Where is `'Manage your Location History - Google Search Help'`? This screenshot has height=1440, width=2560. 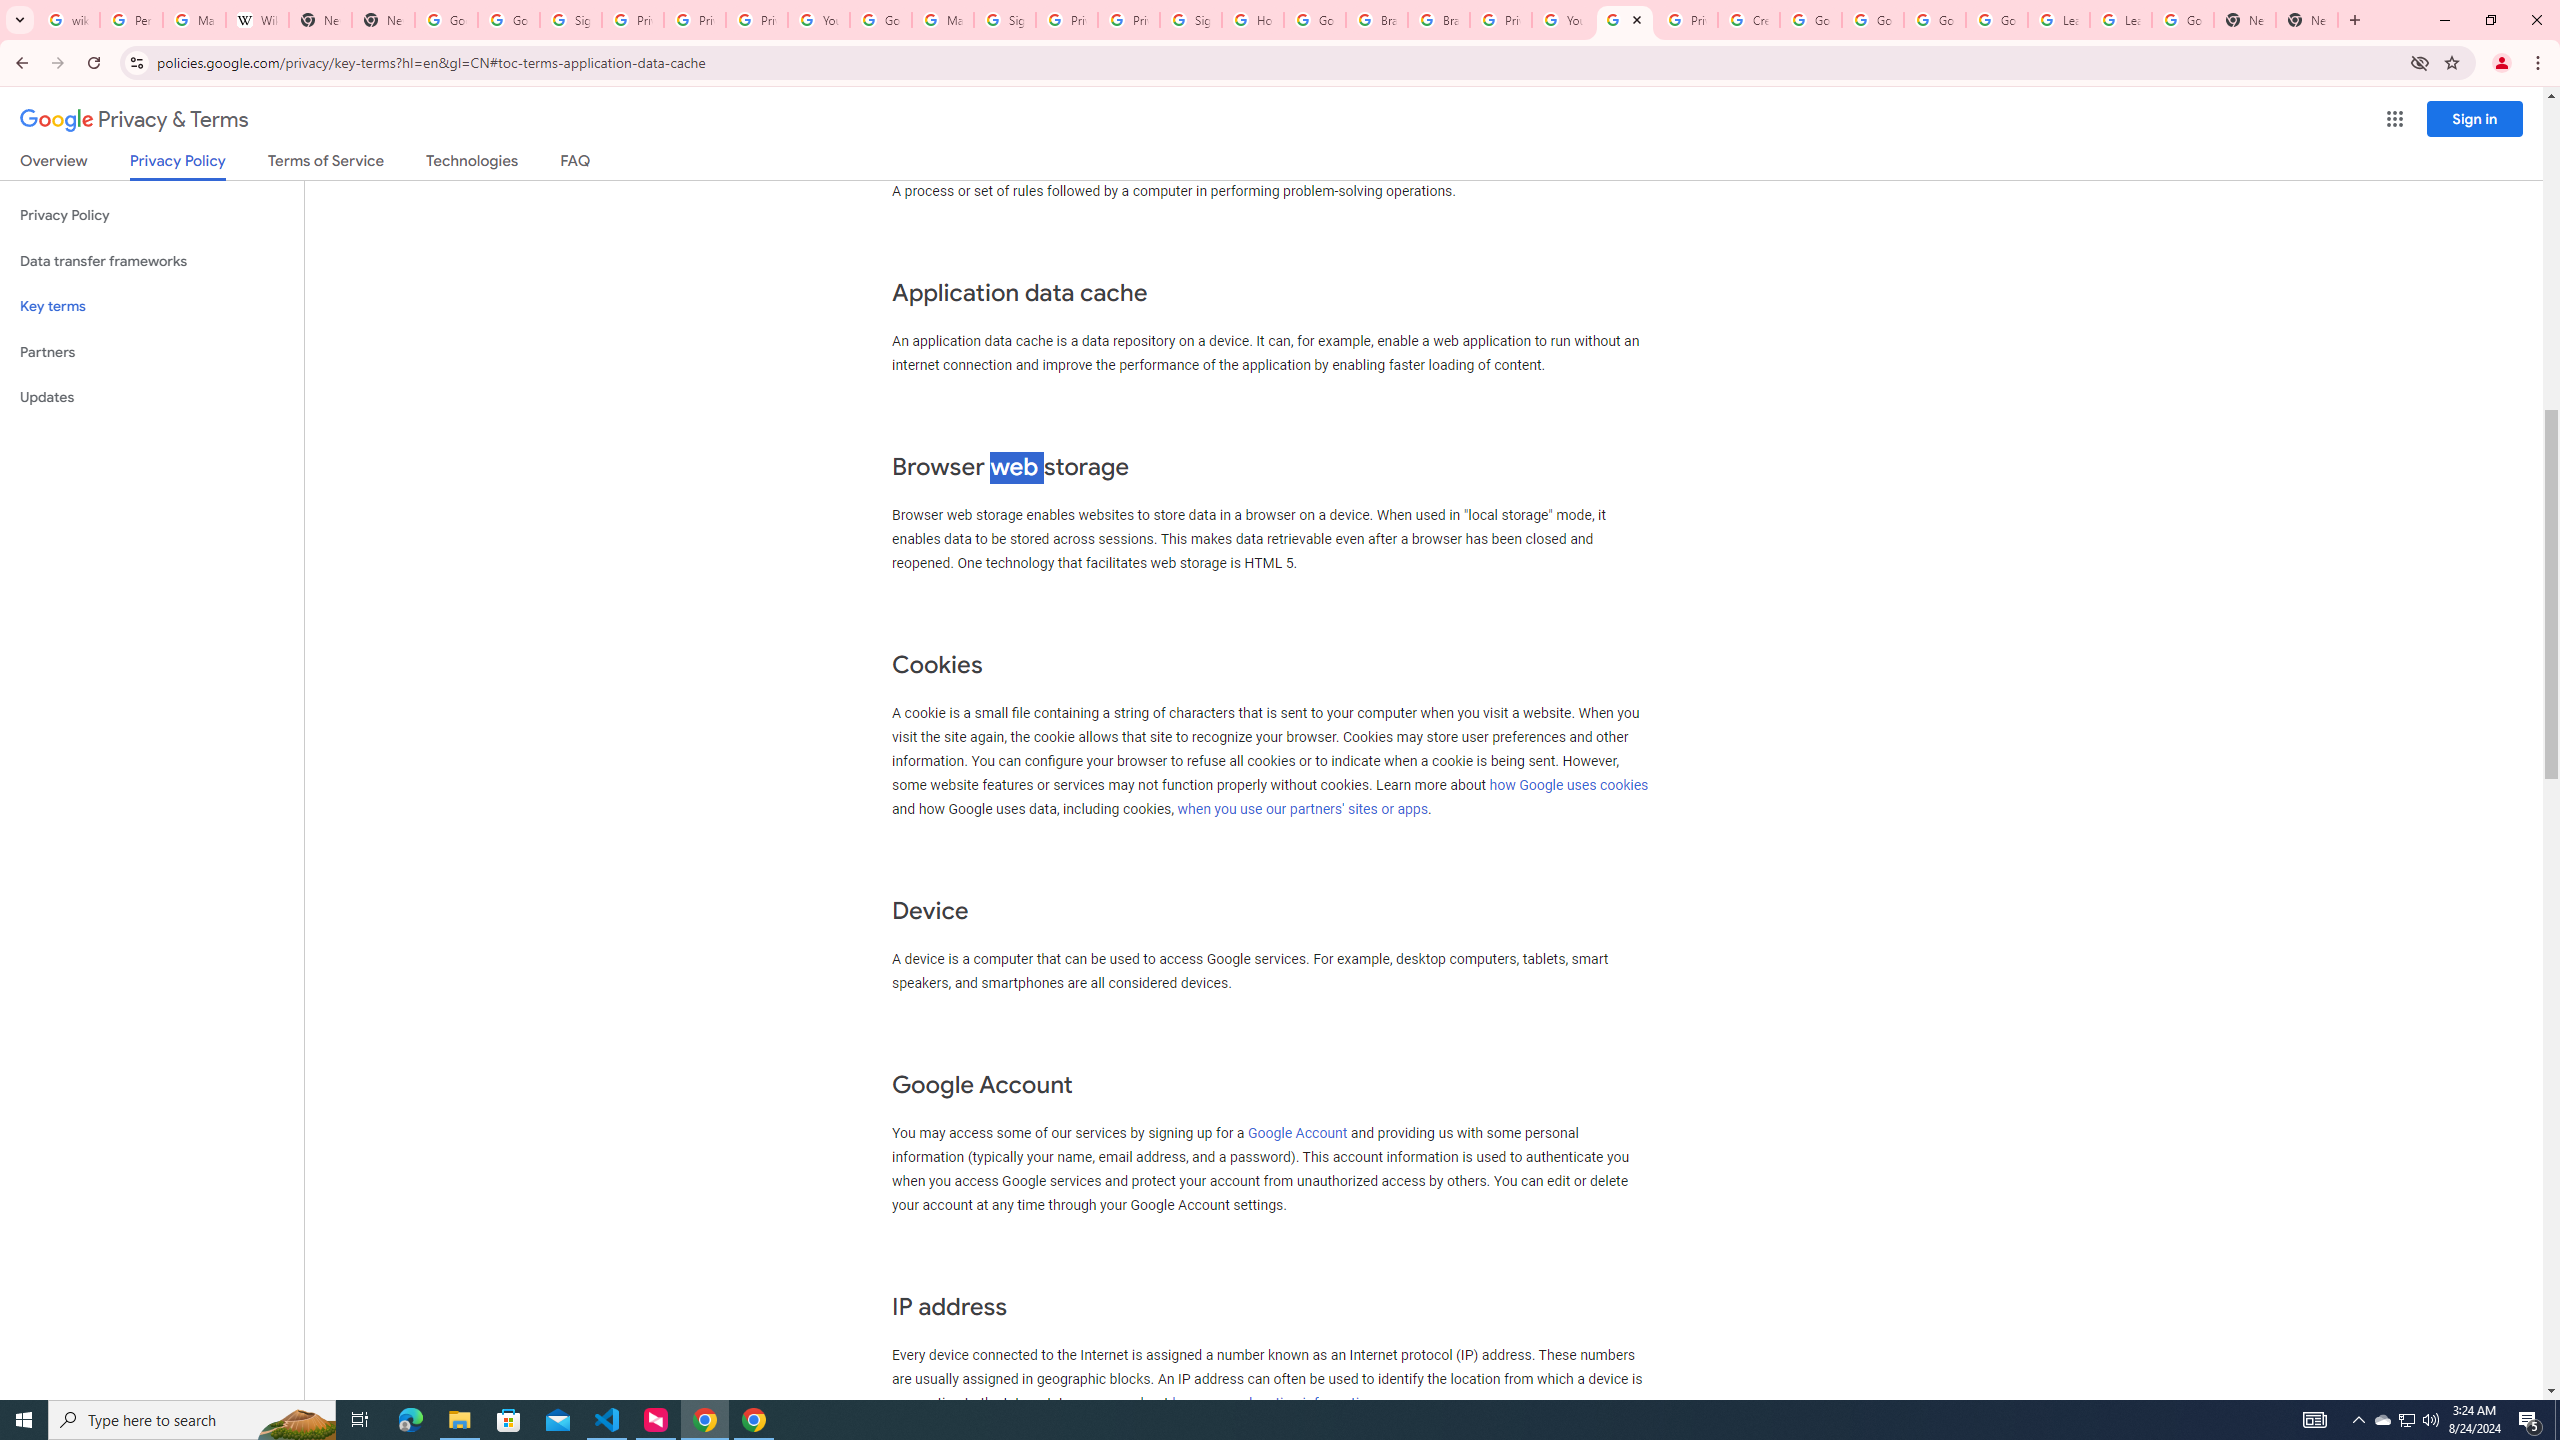
'Manage your Location History - Google Search Help' is located at coordinates (193, 19).